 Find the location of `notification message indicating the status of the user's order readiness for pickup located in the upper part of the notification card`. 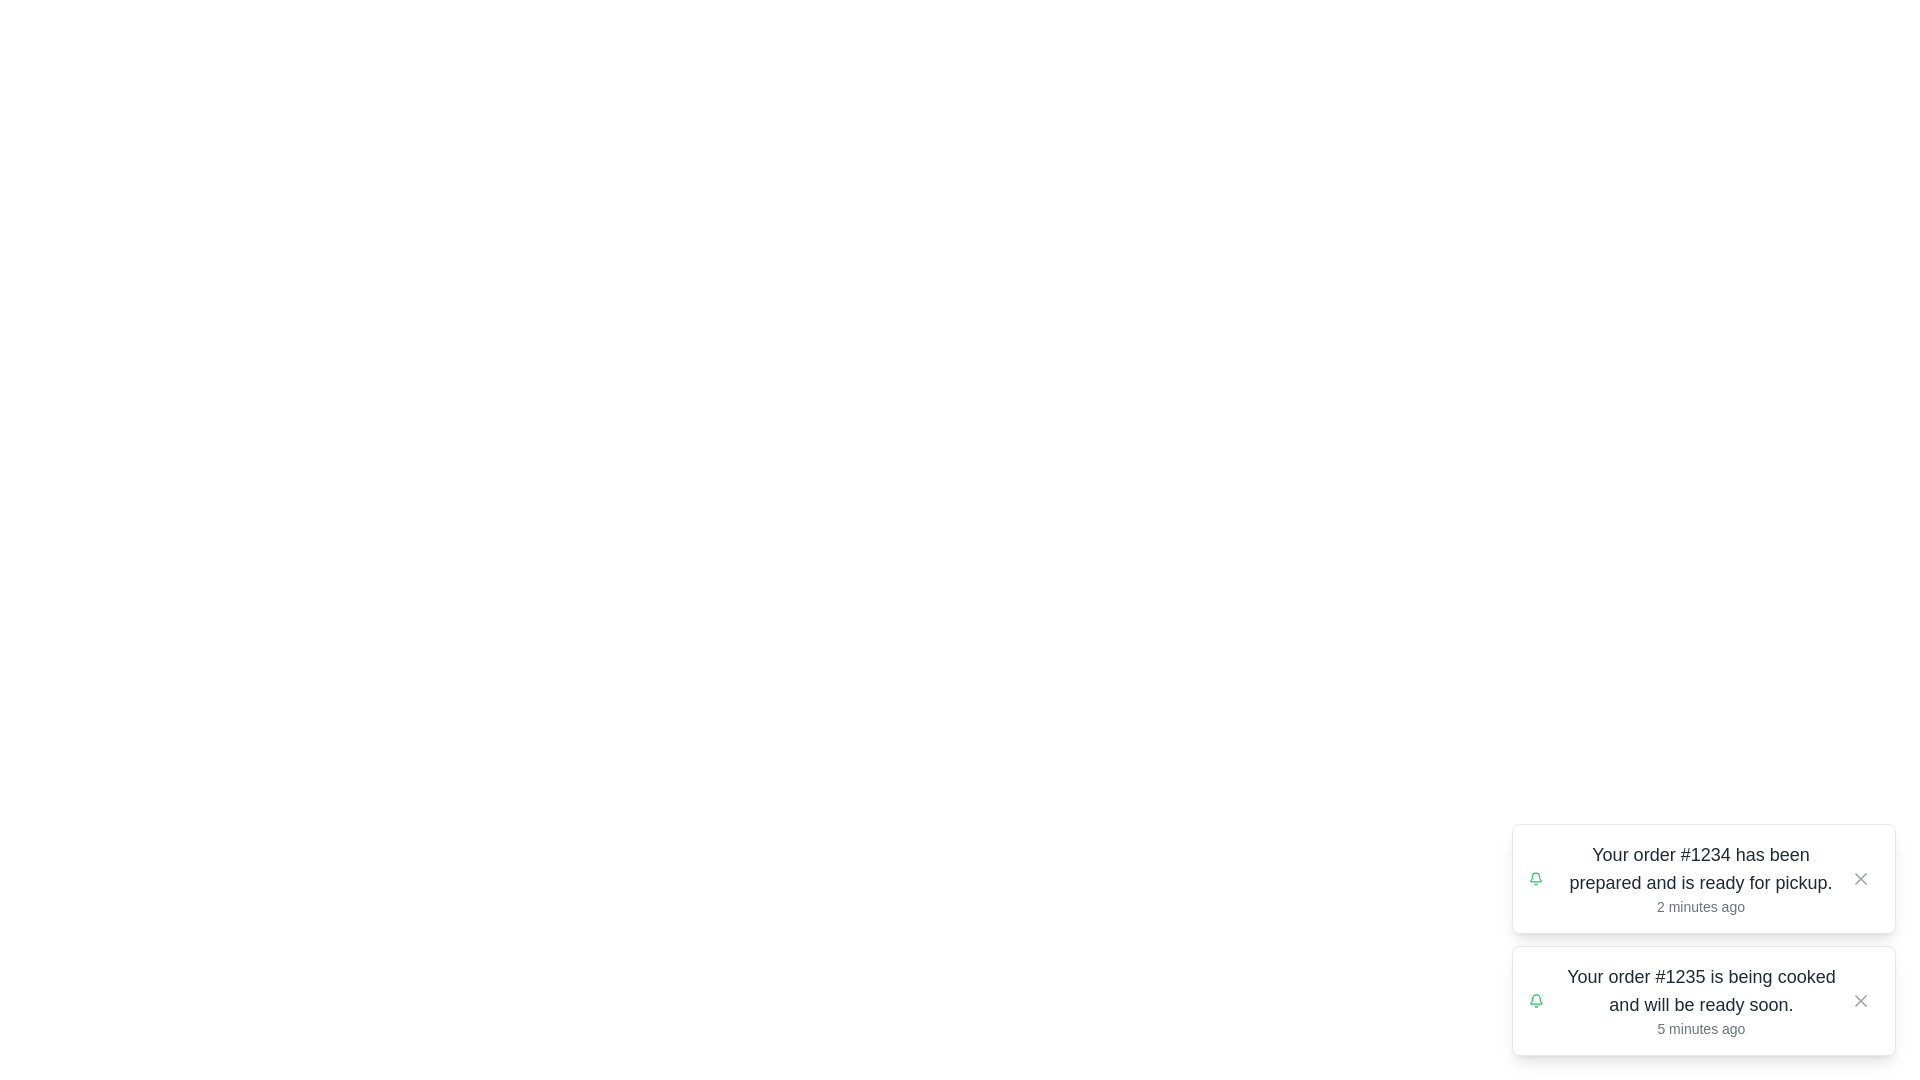

notification message indicating the status of the user's order readiness for pickup located in the upper part of the notification card is located at coordinates (1699, 867).